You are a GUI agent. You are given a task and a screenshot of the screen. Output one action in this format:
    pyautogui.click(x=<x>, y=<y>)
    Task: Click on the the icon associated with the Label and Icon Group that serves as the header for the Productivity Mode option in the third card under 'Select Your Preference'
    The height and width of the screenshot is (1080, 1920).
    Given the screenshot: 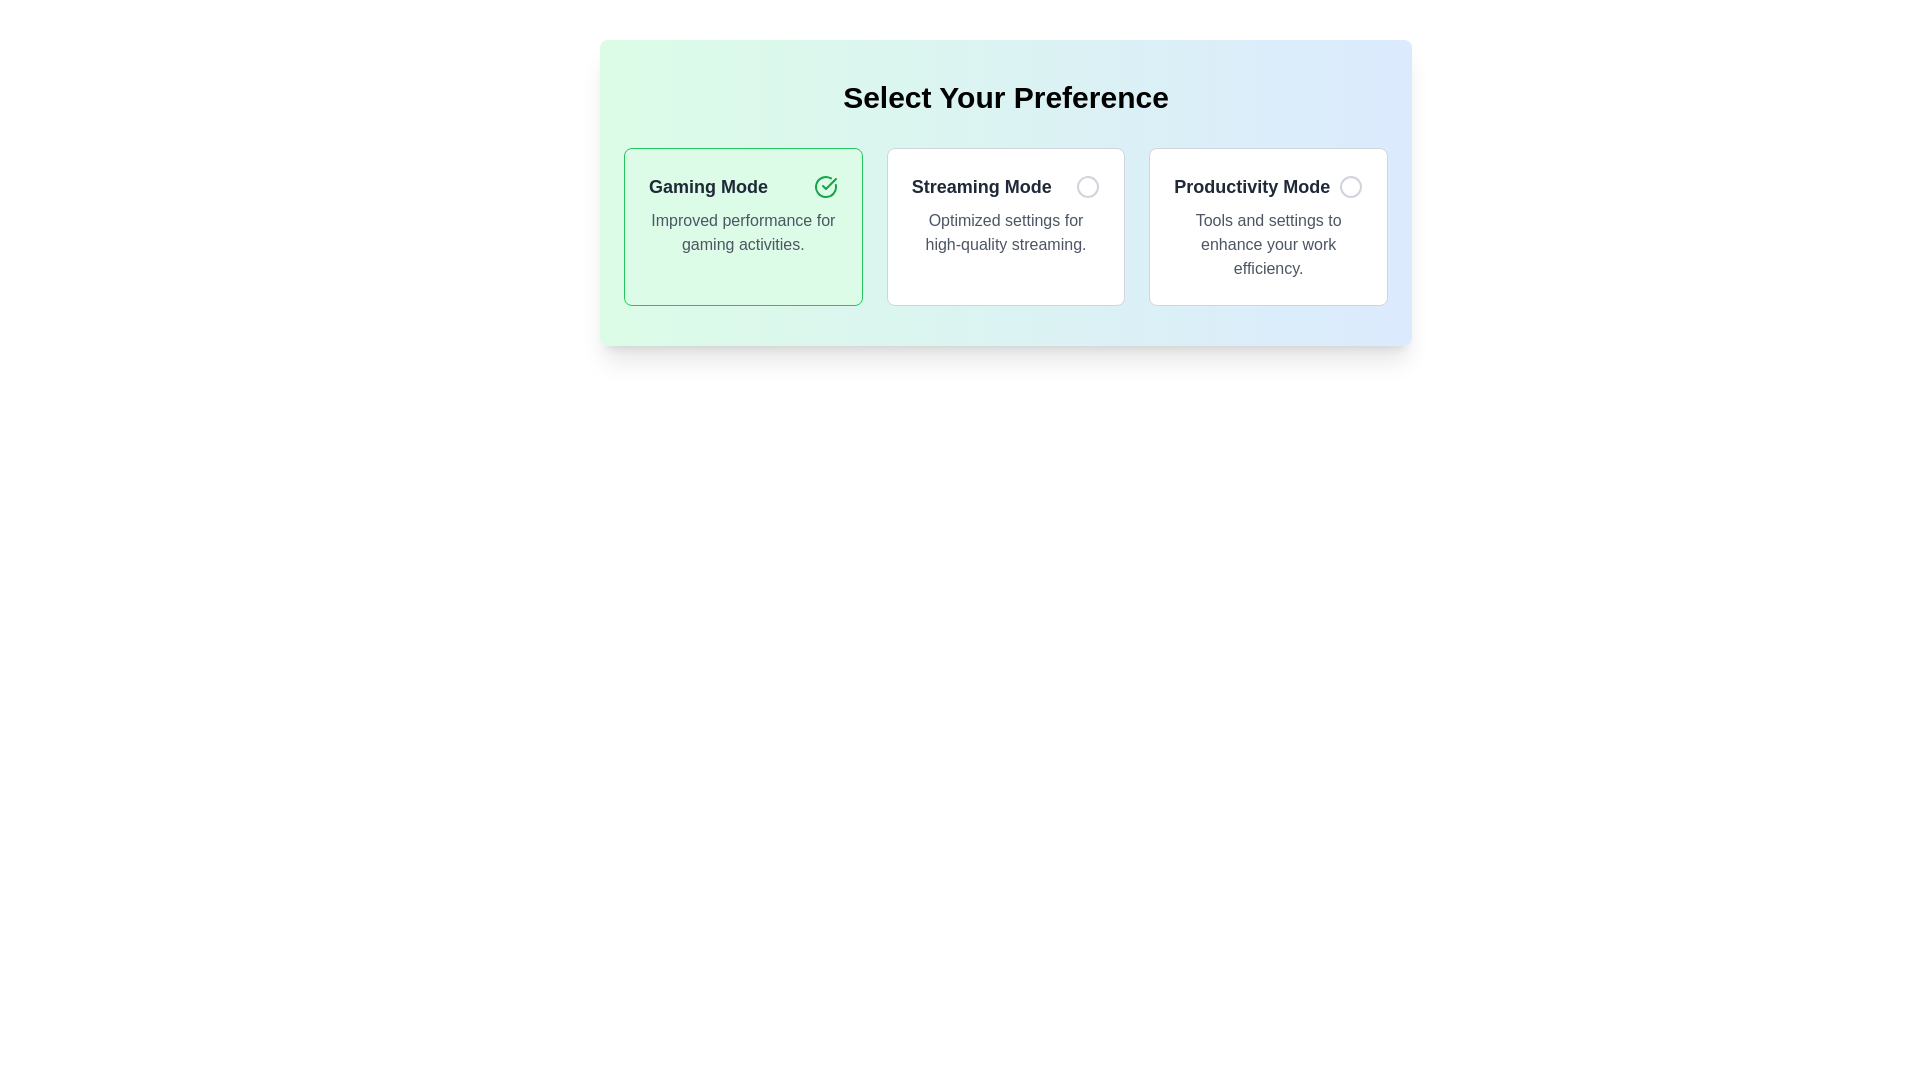 What is the action you would take?
    pyautogui.click(x=1267, y=186)
    